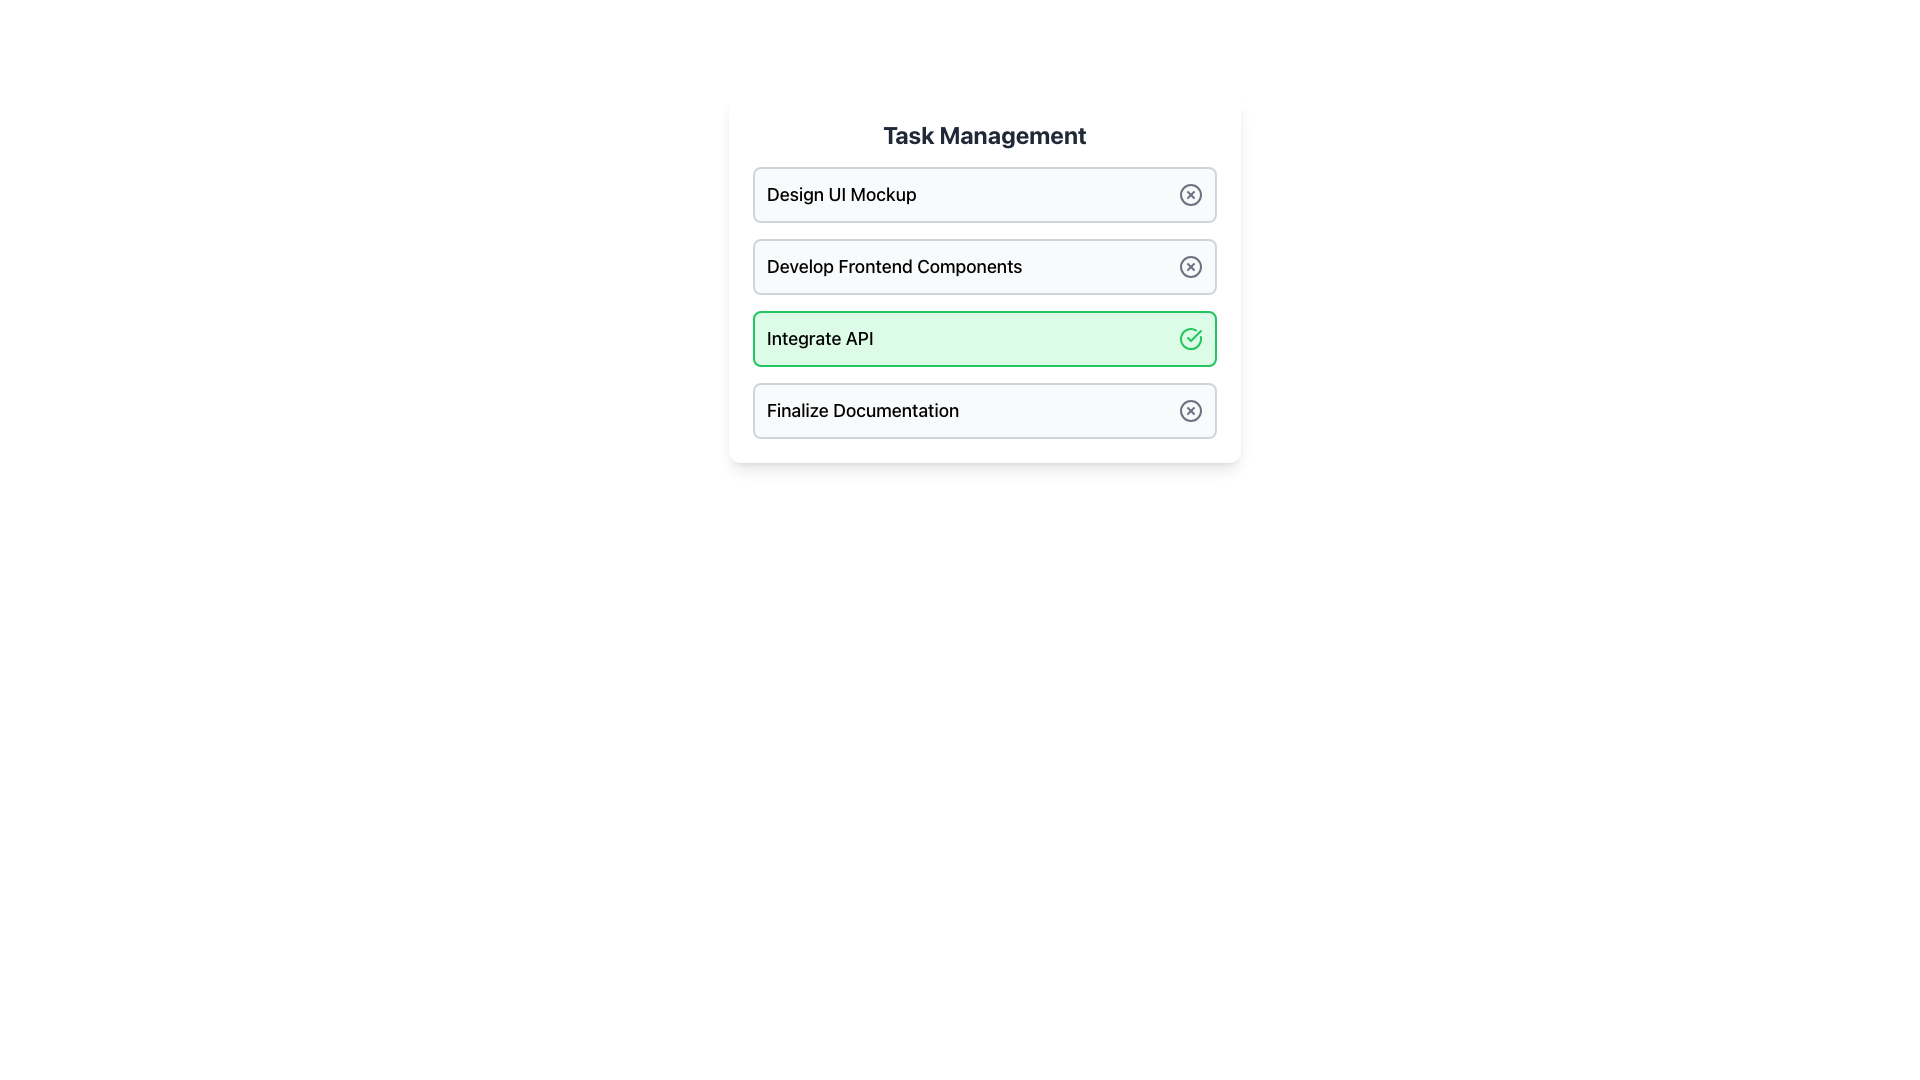 This screenshot has height=1080, width=1920. Describe the element at coordinates (893, 265) in the screenshot. I see `the text label that serves as a descriptor for the task entry located in the second item of a vertically stacked list, positioned between 'Design UI Mockup' and 'Integrate API'` at that location.